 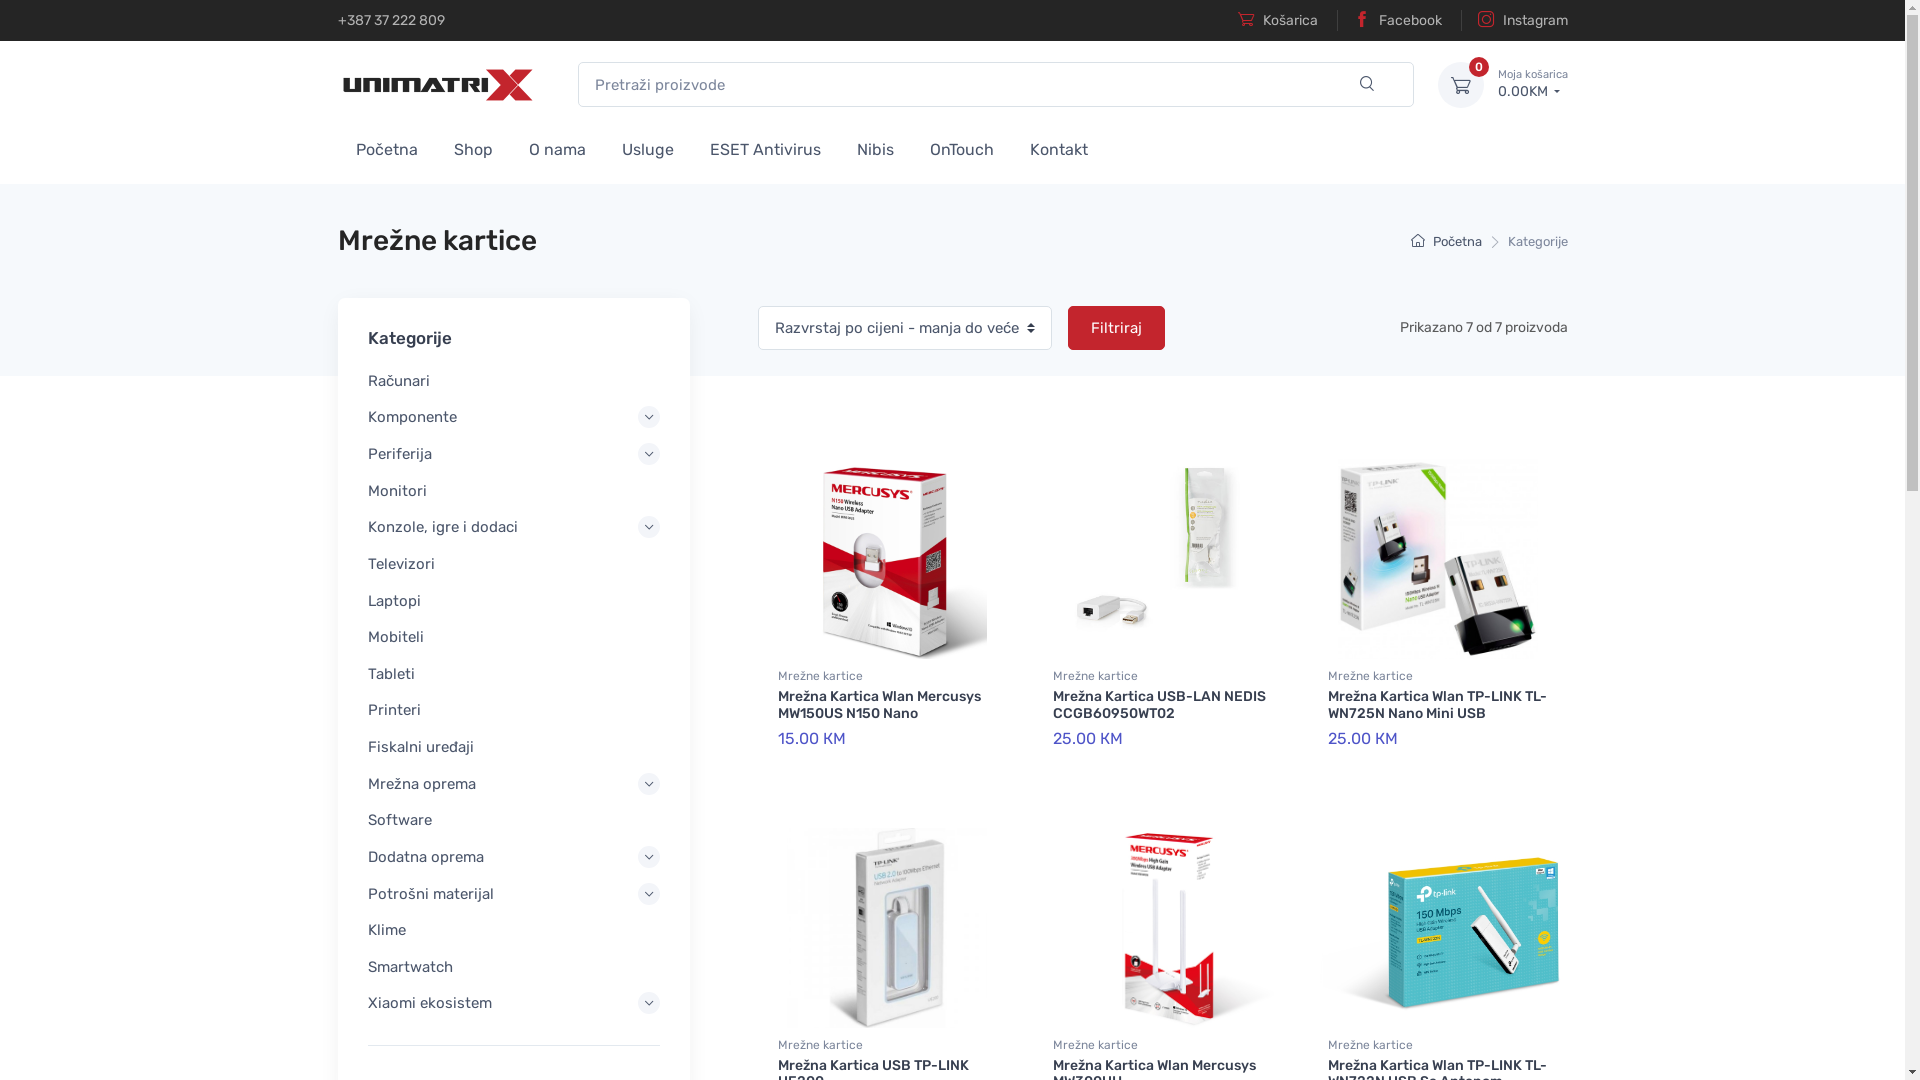 I want to click on 'Komponente', so click(x=513, y=416).